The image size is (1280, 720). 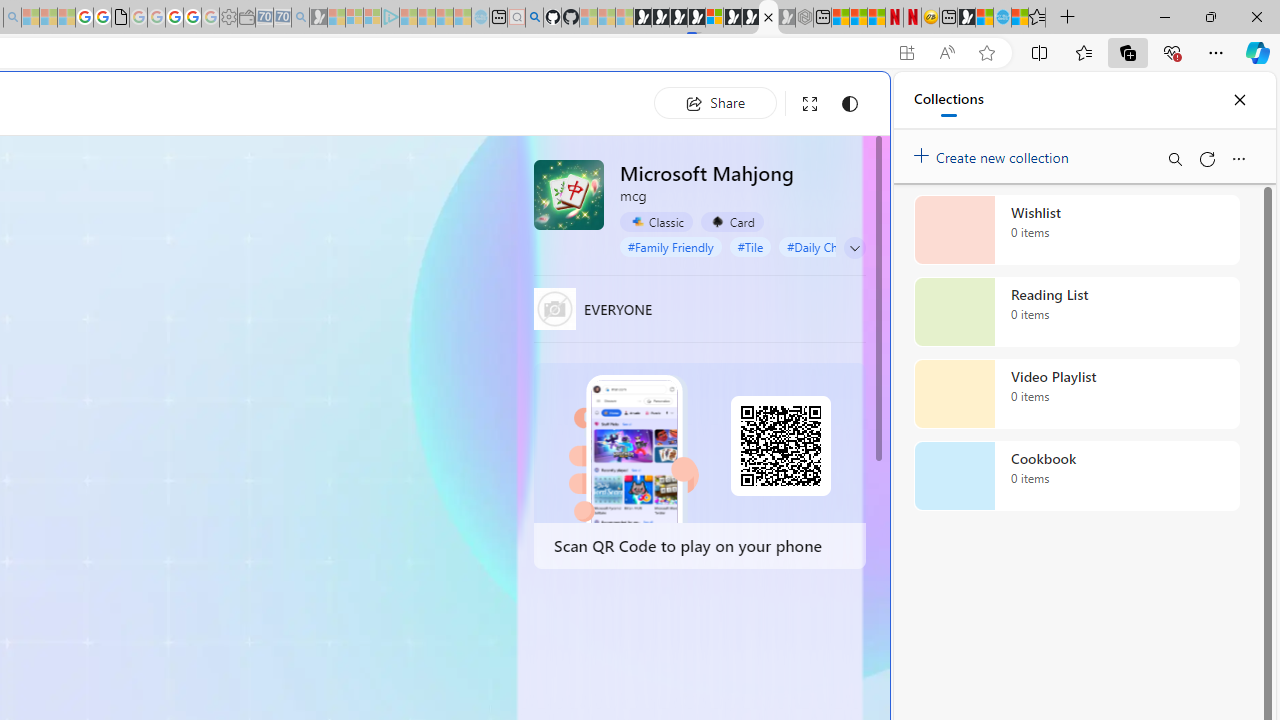 What do you see at coordinates (849, 103) in the screenshot?
I see `'Change to dark mode'` at bounding box center [849, 103].